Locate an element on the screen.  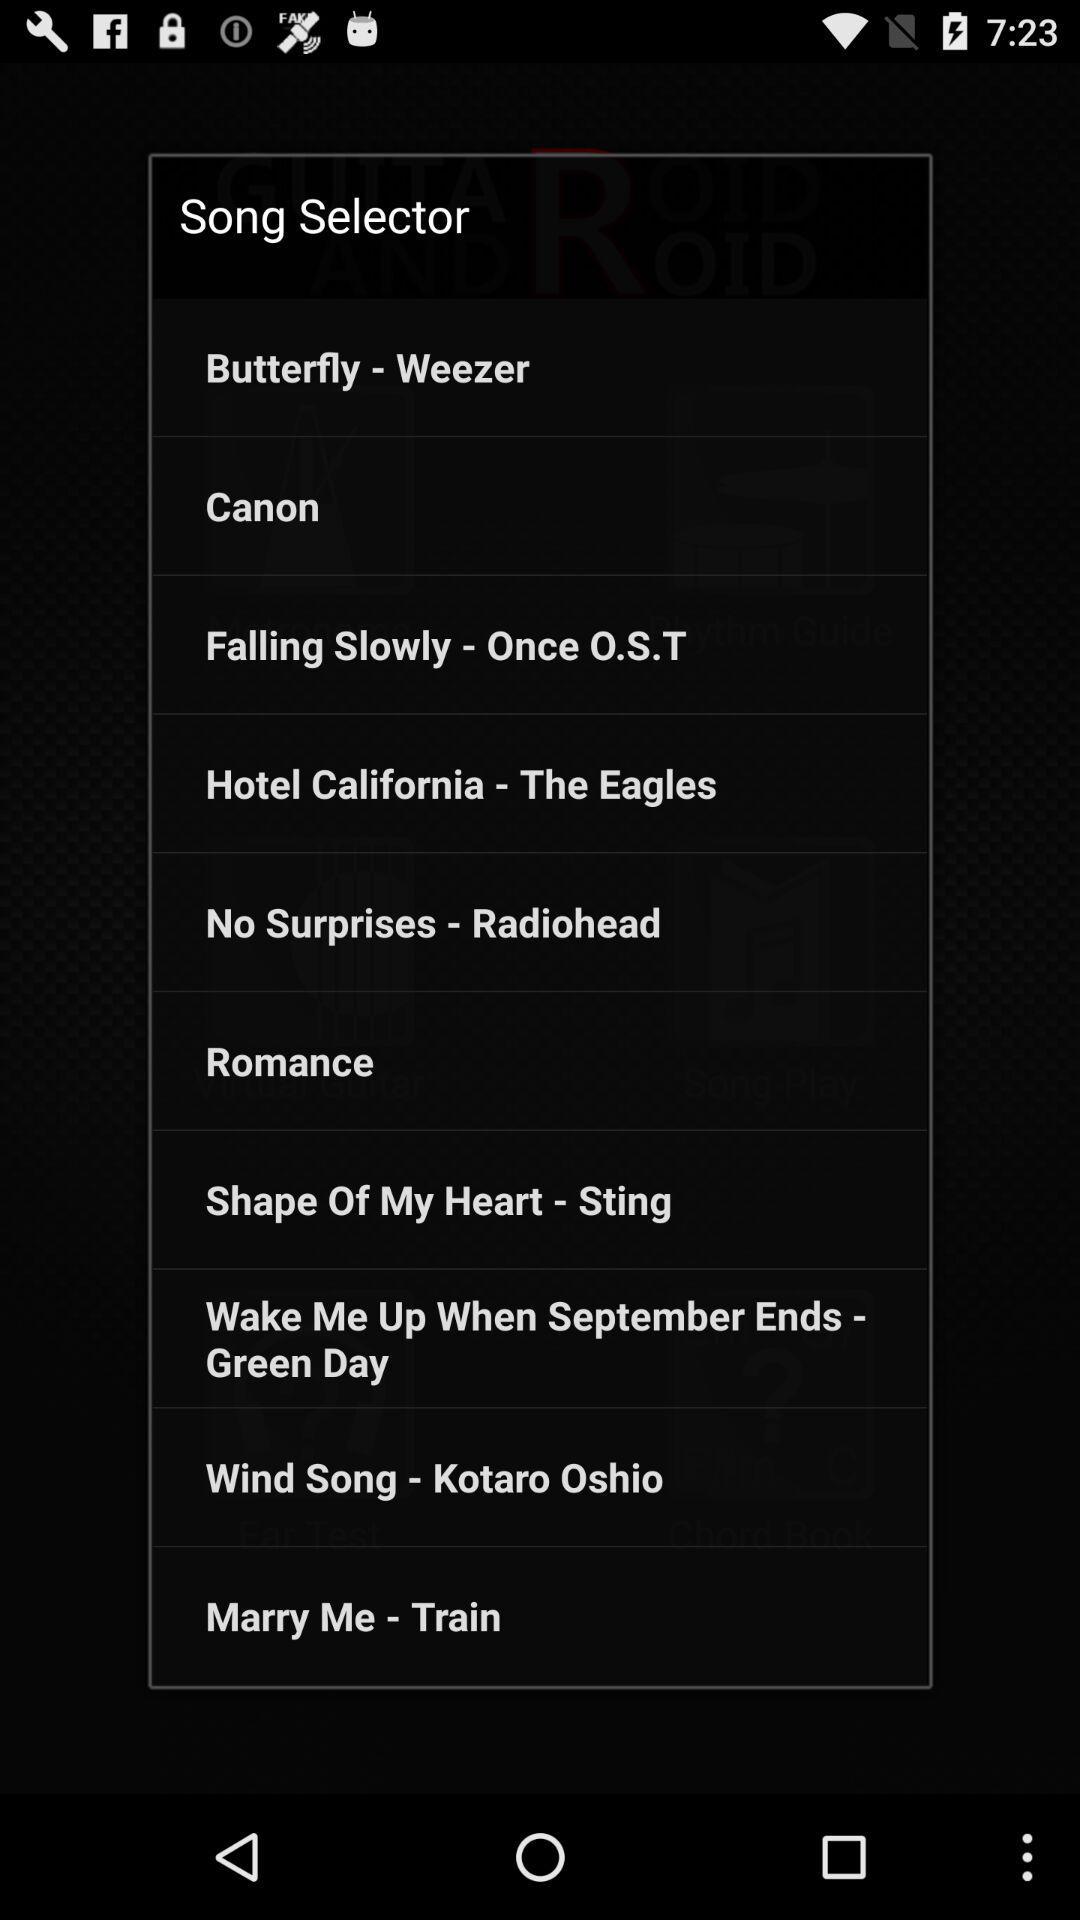
app below no surprises - radiohead icon is located at coordinates (262, 1059).